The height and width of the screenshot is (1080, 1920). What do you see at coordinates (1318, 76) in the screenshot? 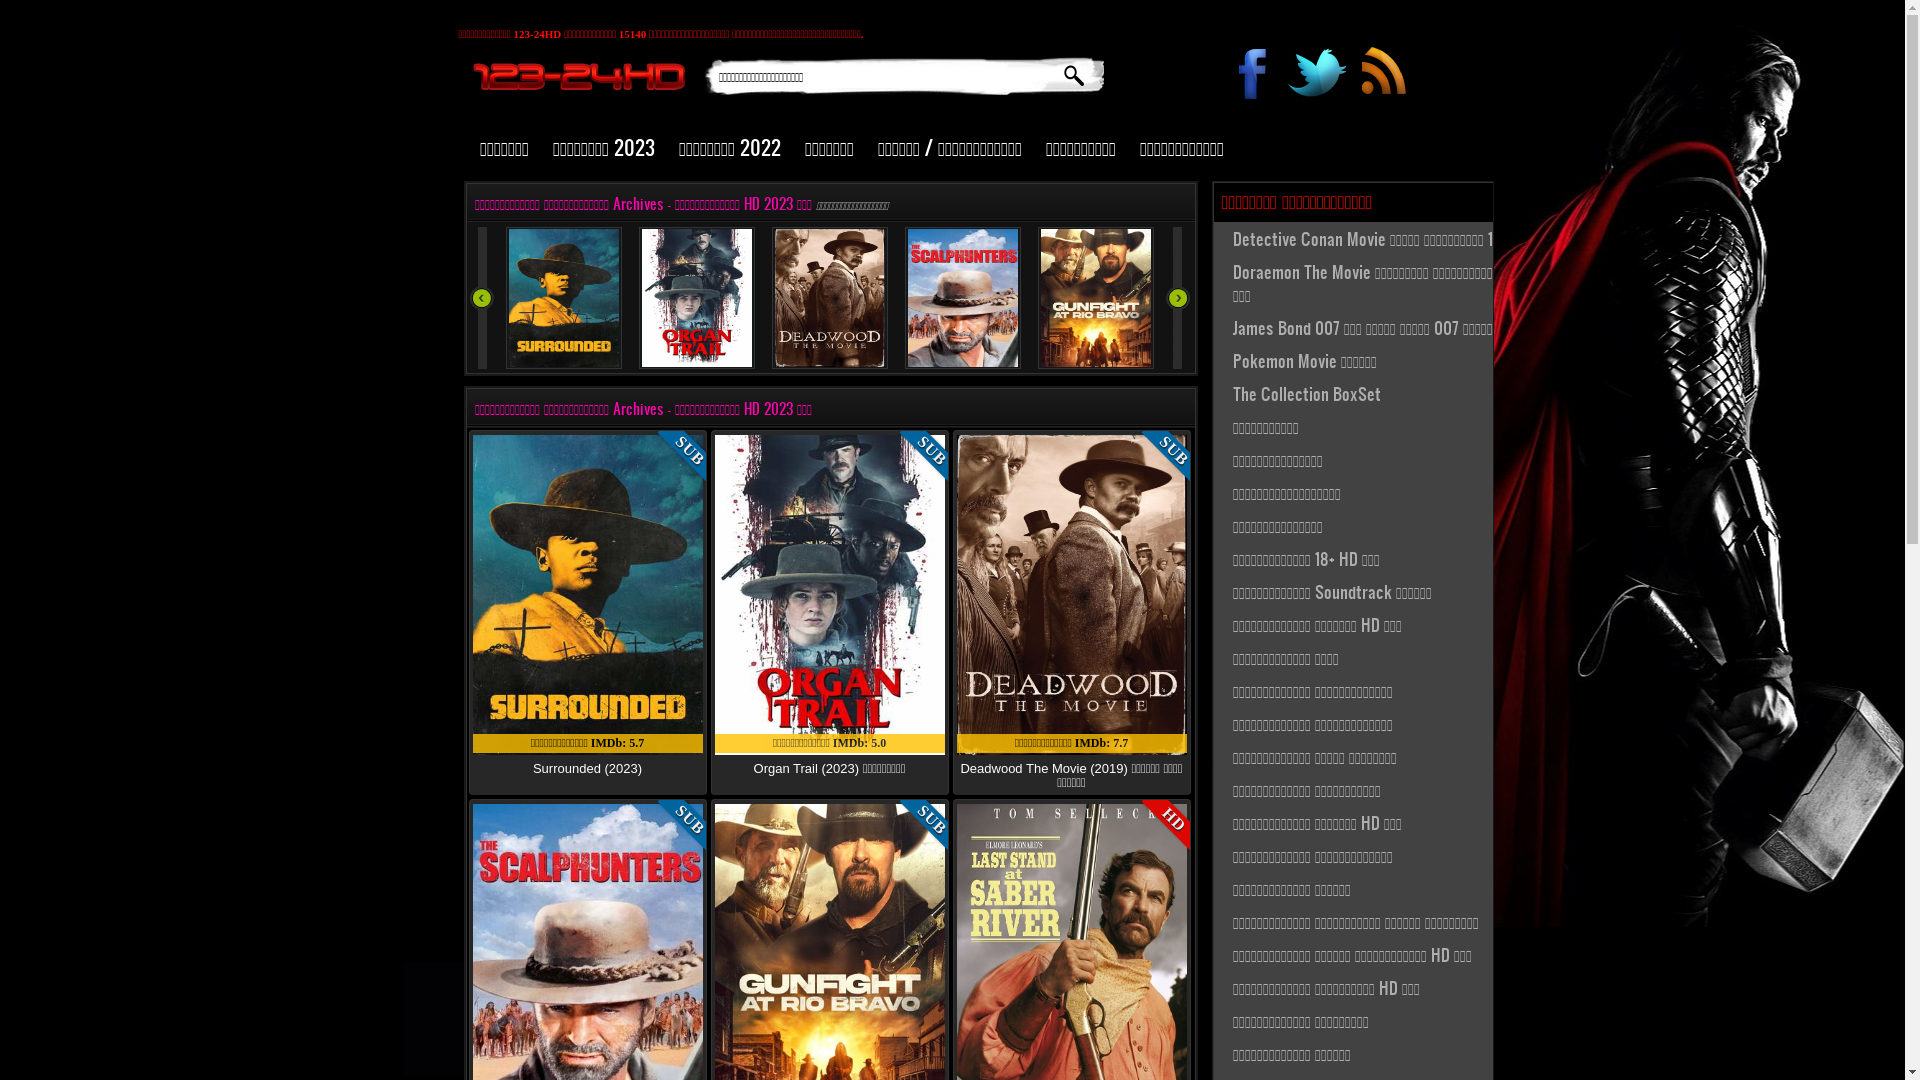
I see `'#'` at bounding box center [1318, 76].